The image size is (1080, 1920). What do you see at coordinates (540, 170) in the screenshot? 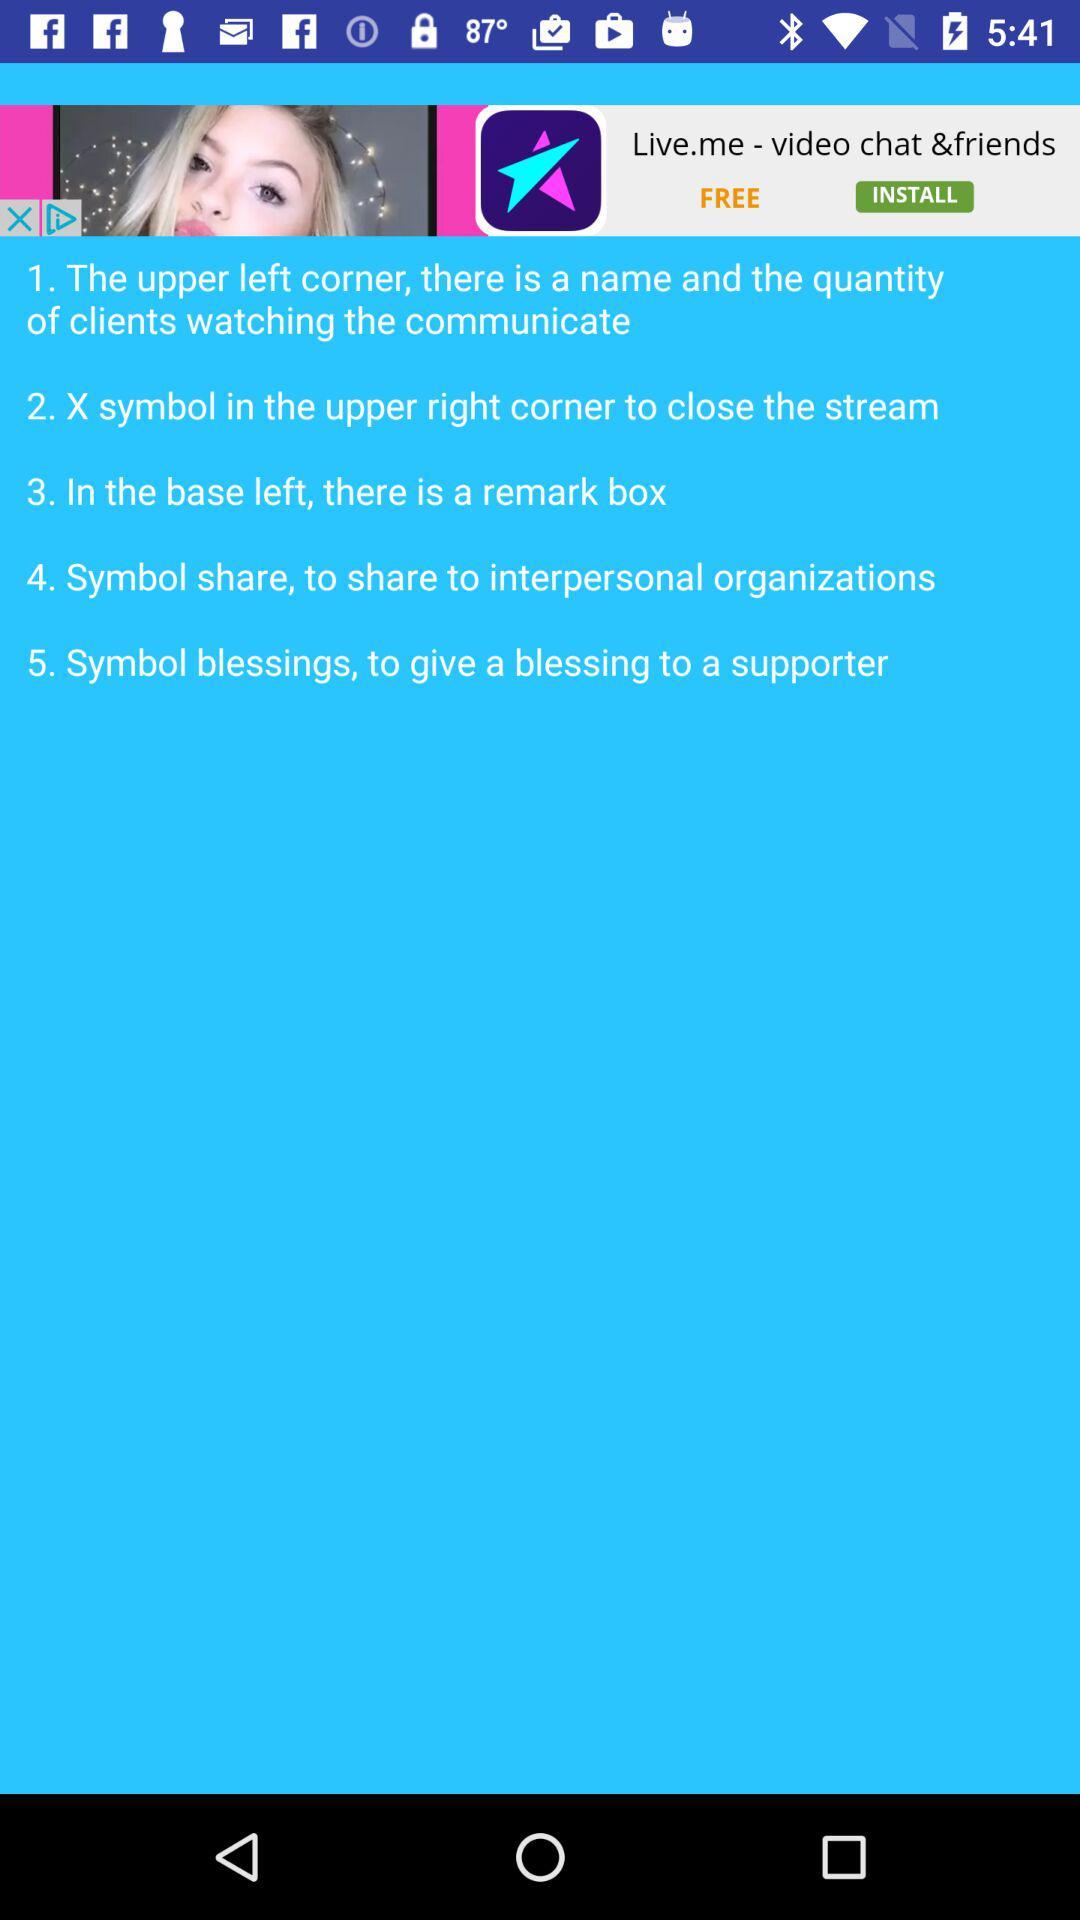
I see `advertisement` at bounding box center [540, 170].